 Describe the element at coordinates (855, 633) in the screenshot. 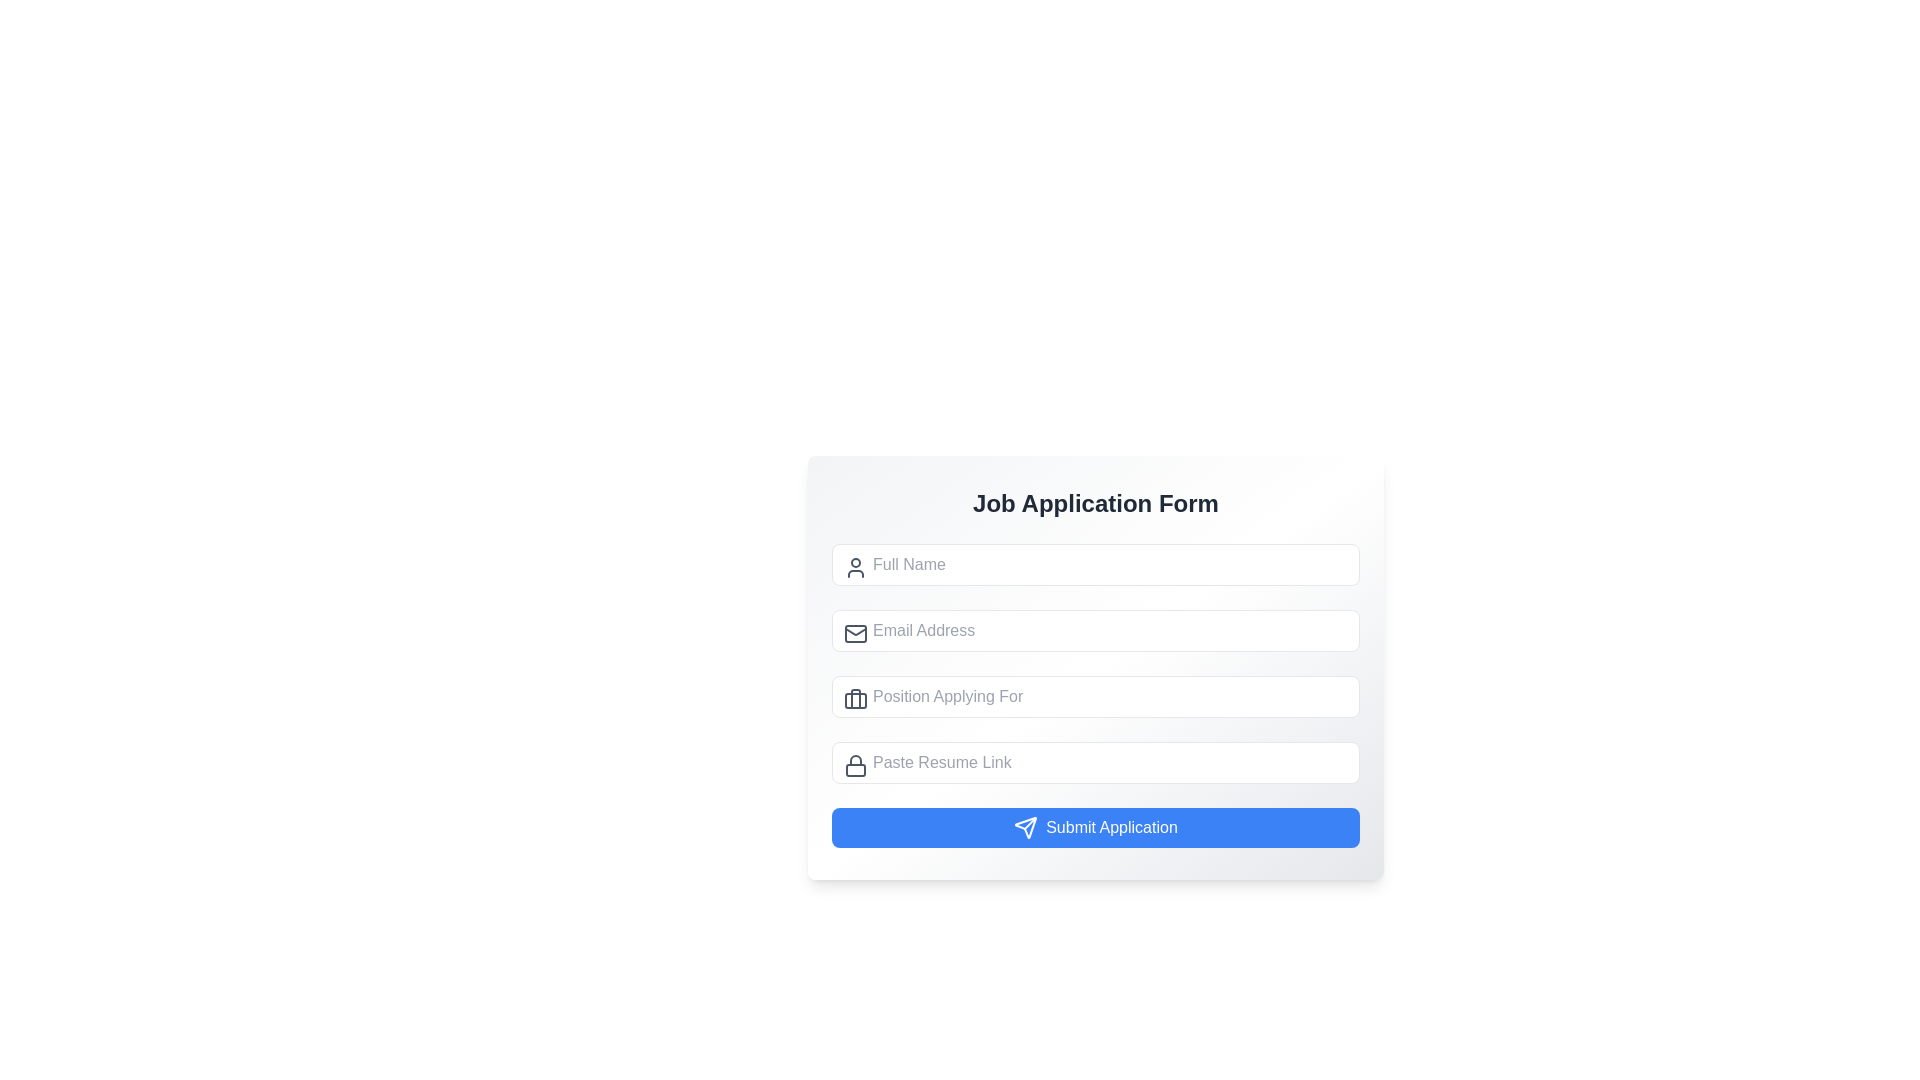

I see `the rectangular envelope base icon in the Job Application Form, which is part of the email icon and positioned to the left of the Email Address input field` at that location.